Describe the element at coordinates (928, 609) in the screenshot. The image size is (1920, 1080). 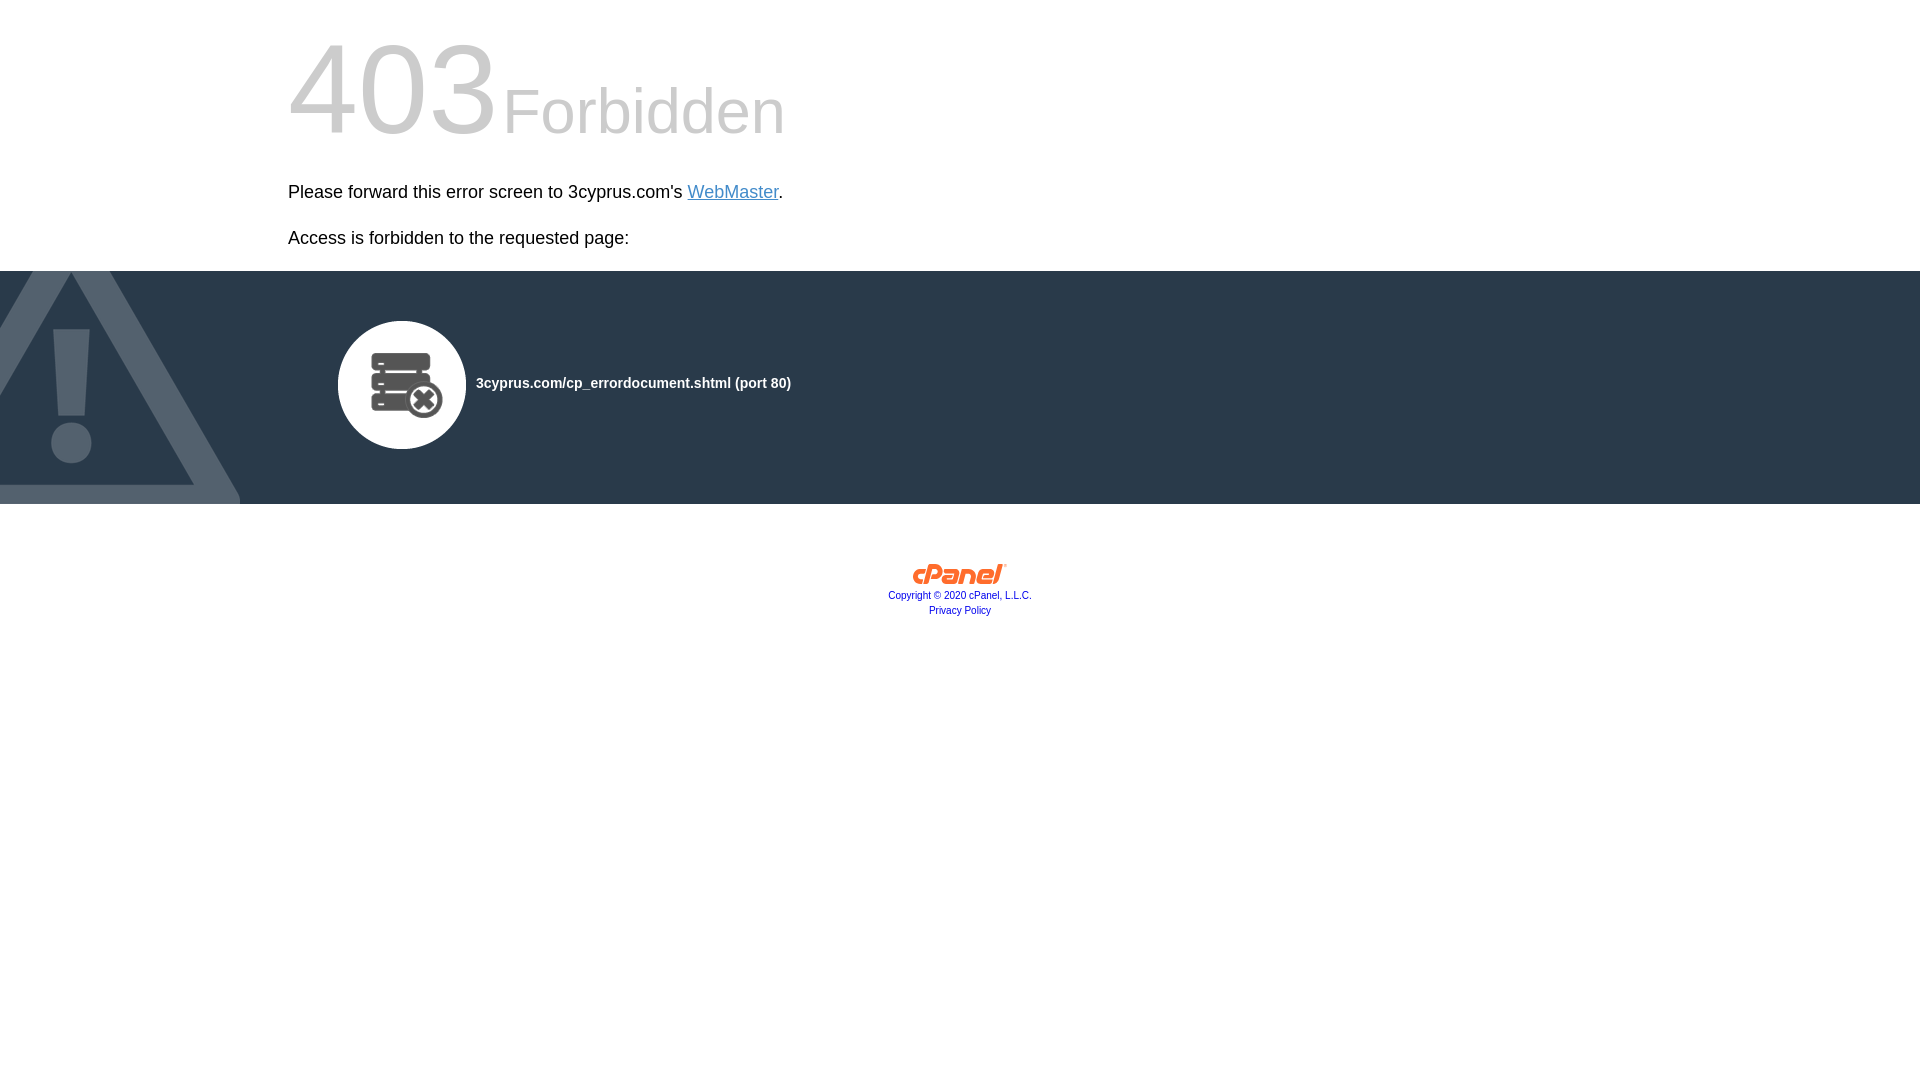
I see `'Privacy Policy'` at that location.